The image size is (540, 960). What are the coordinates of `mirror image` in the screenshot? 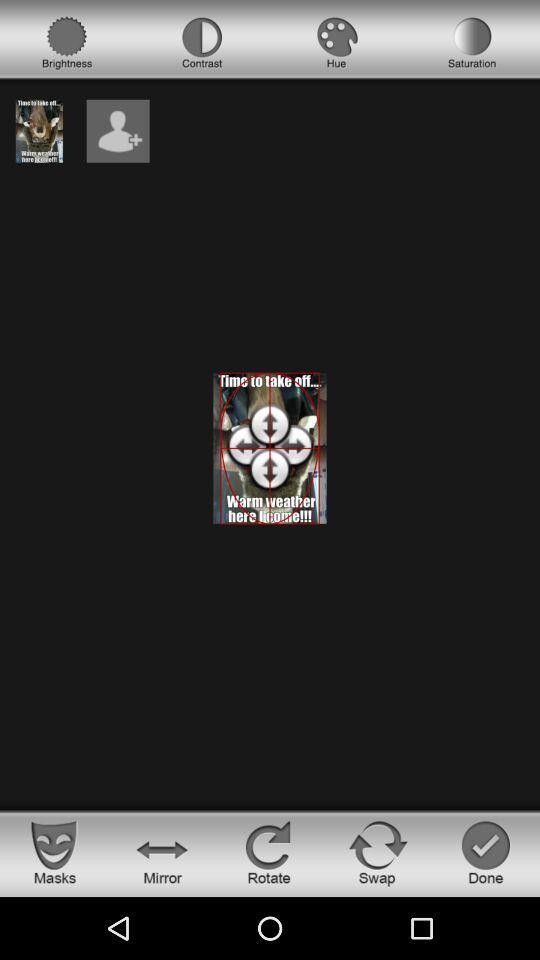 It's located at (161, 851).